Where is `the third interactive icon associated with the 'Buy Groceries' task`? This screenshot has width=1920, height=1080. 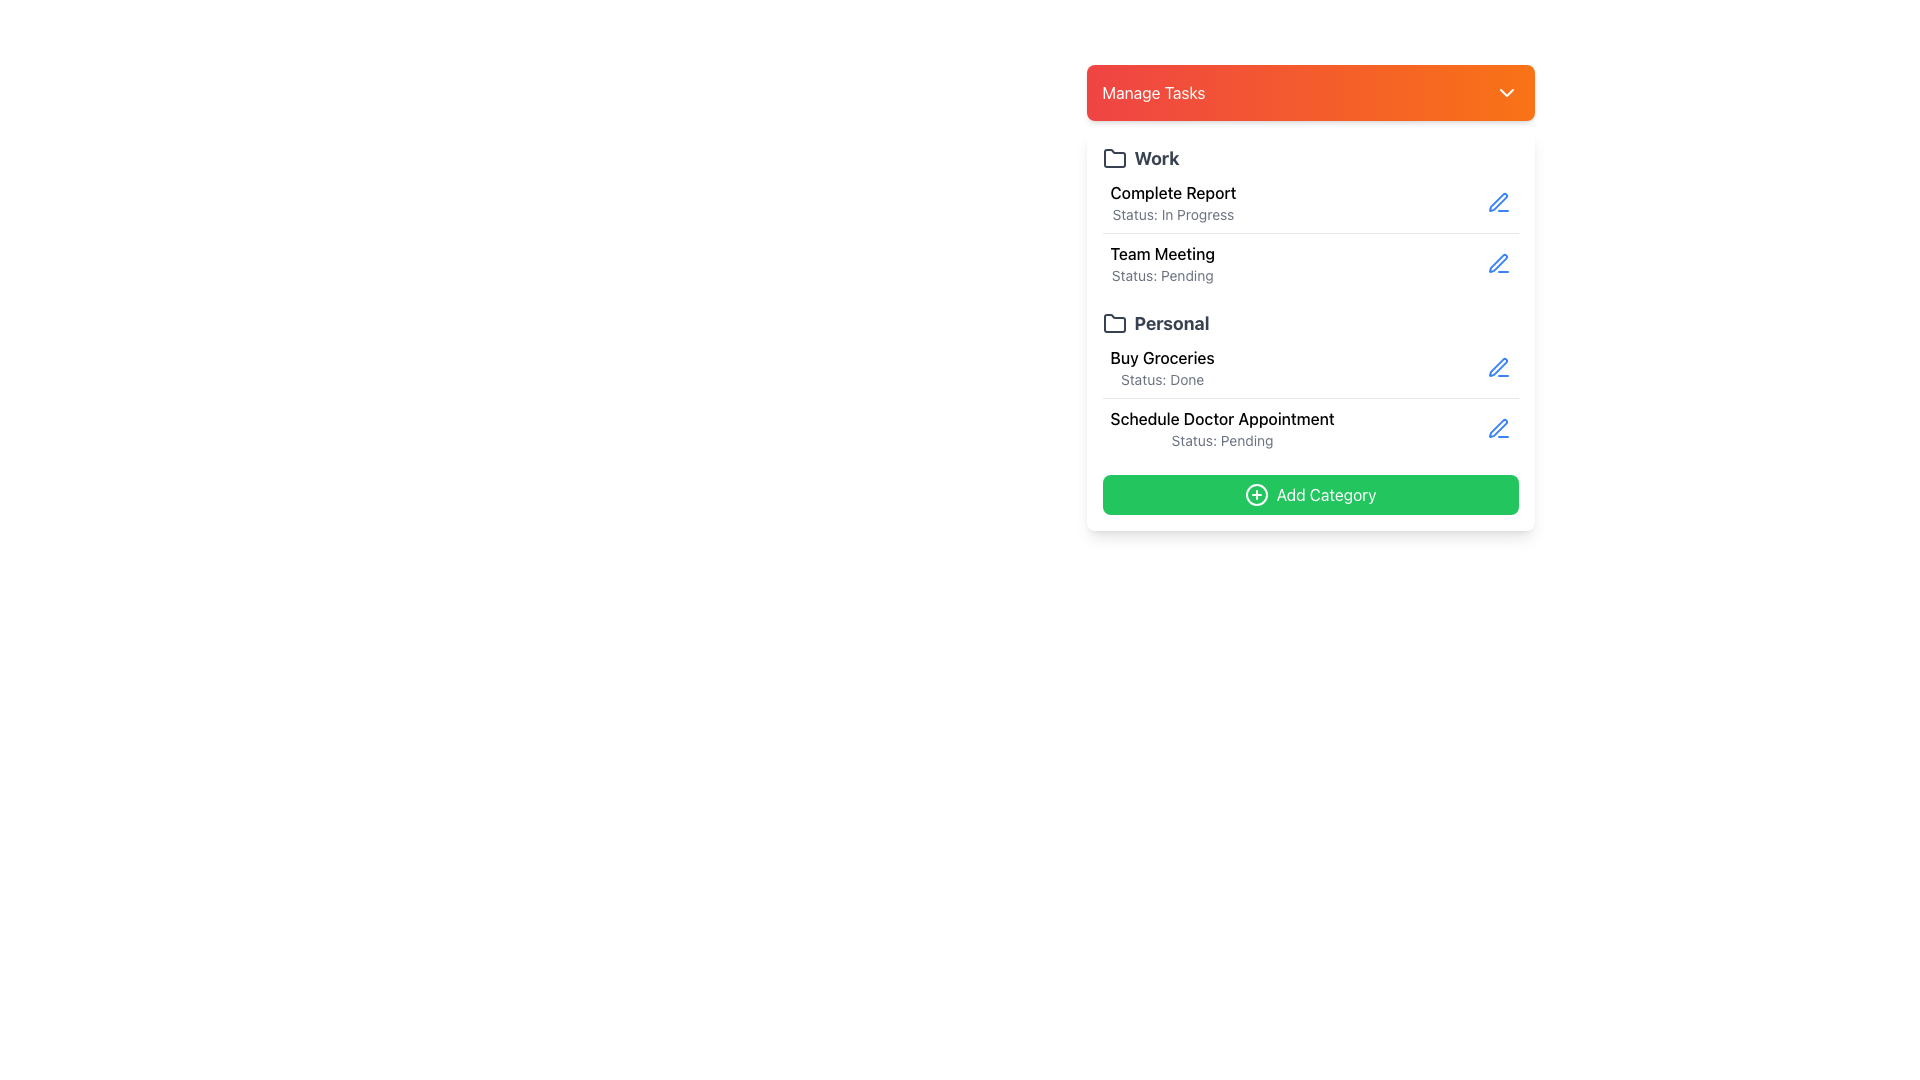
the third interactive icon associated with the 'Buy Groceries' task is located at coordinates (1498, 367).